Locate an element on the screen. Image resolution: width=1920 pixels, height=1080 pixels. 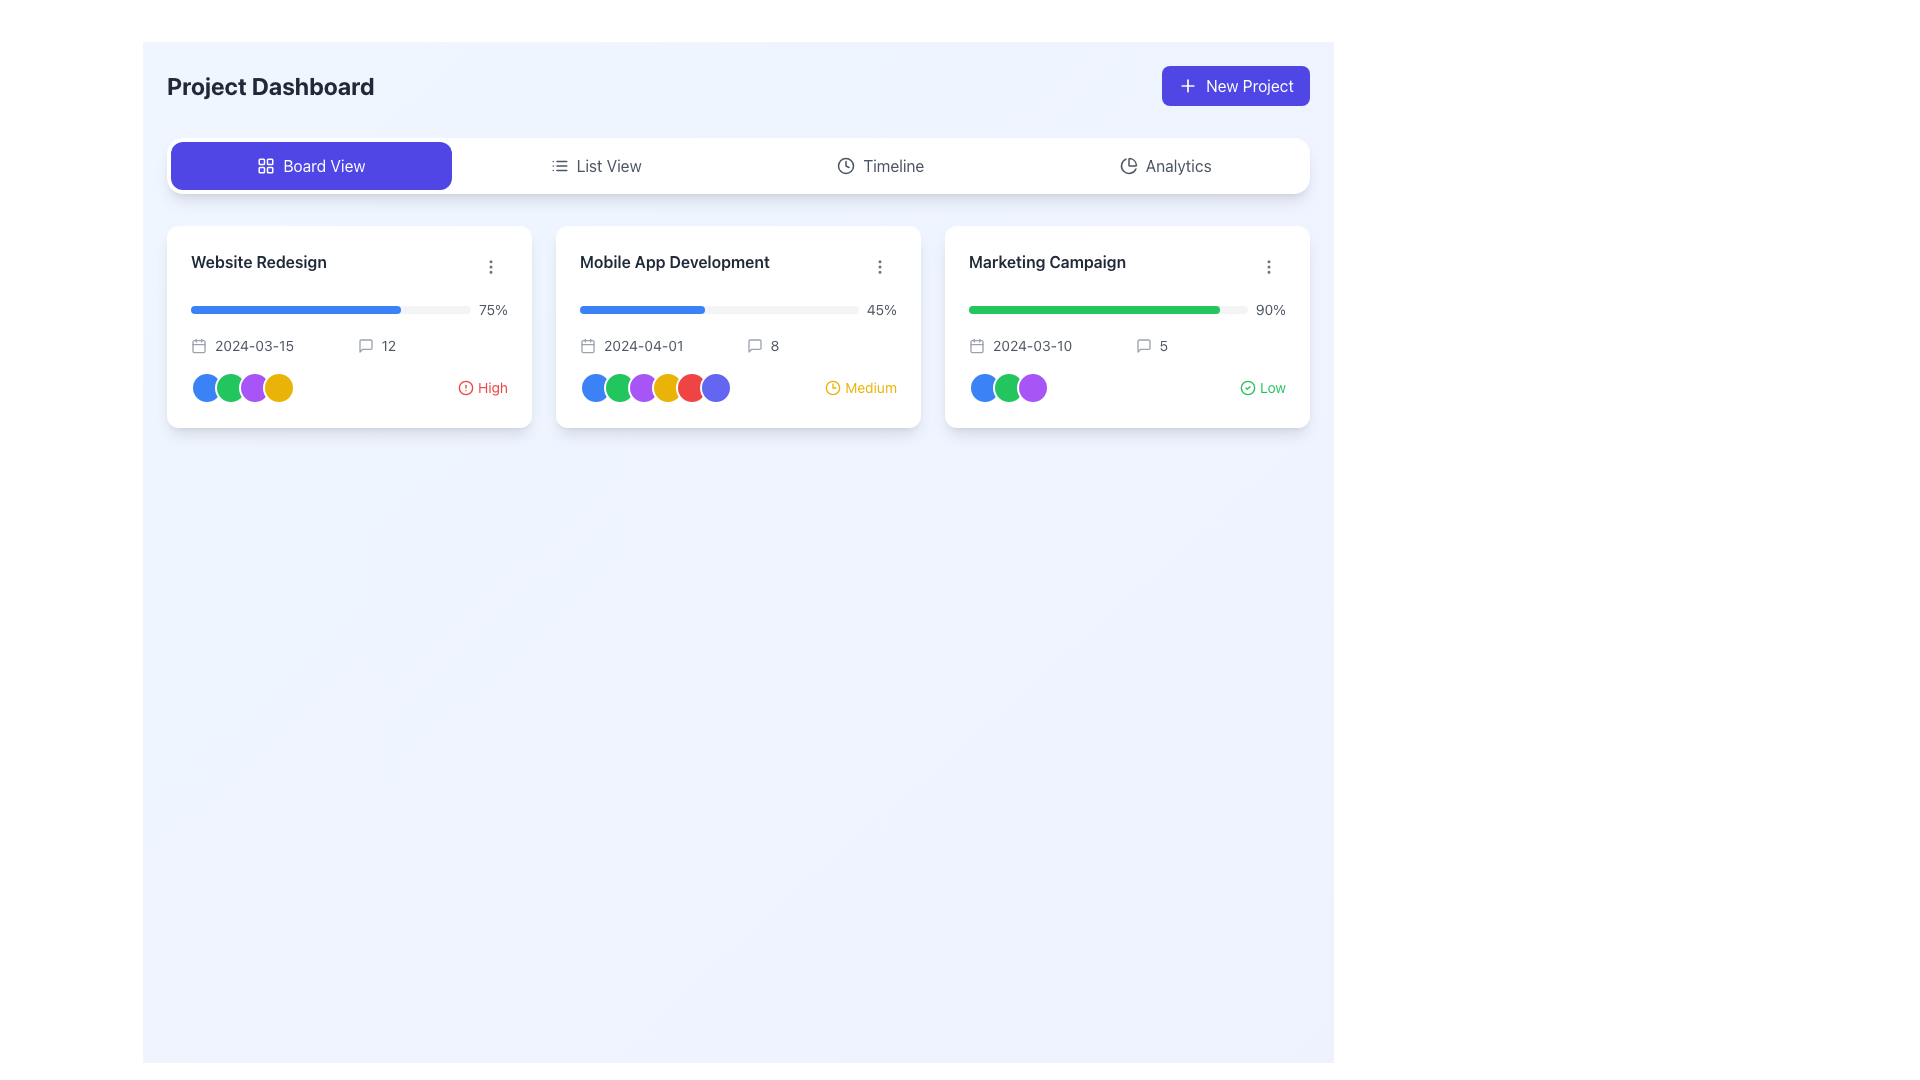
the title text labeled 'Website Redesign', which is the first text label positioned prominently at the top left of the card is located at coordinates (257, 261).